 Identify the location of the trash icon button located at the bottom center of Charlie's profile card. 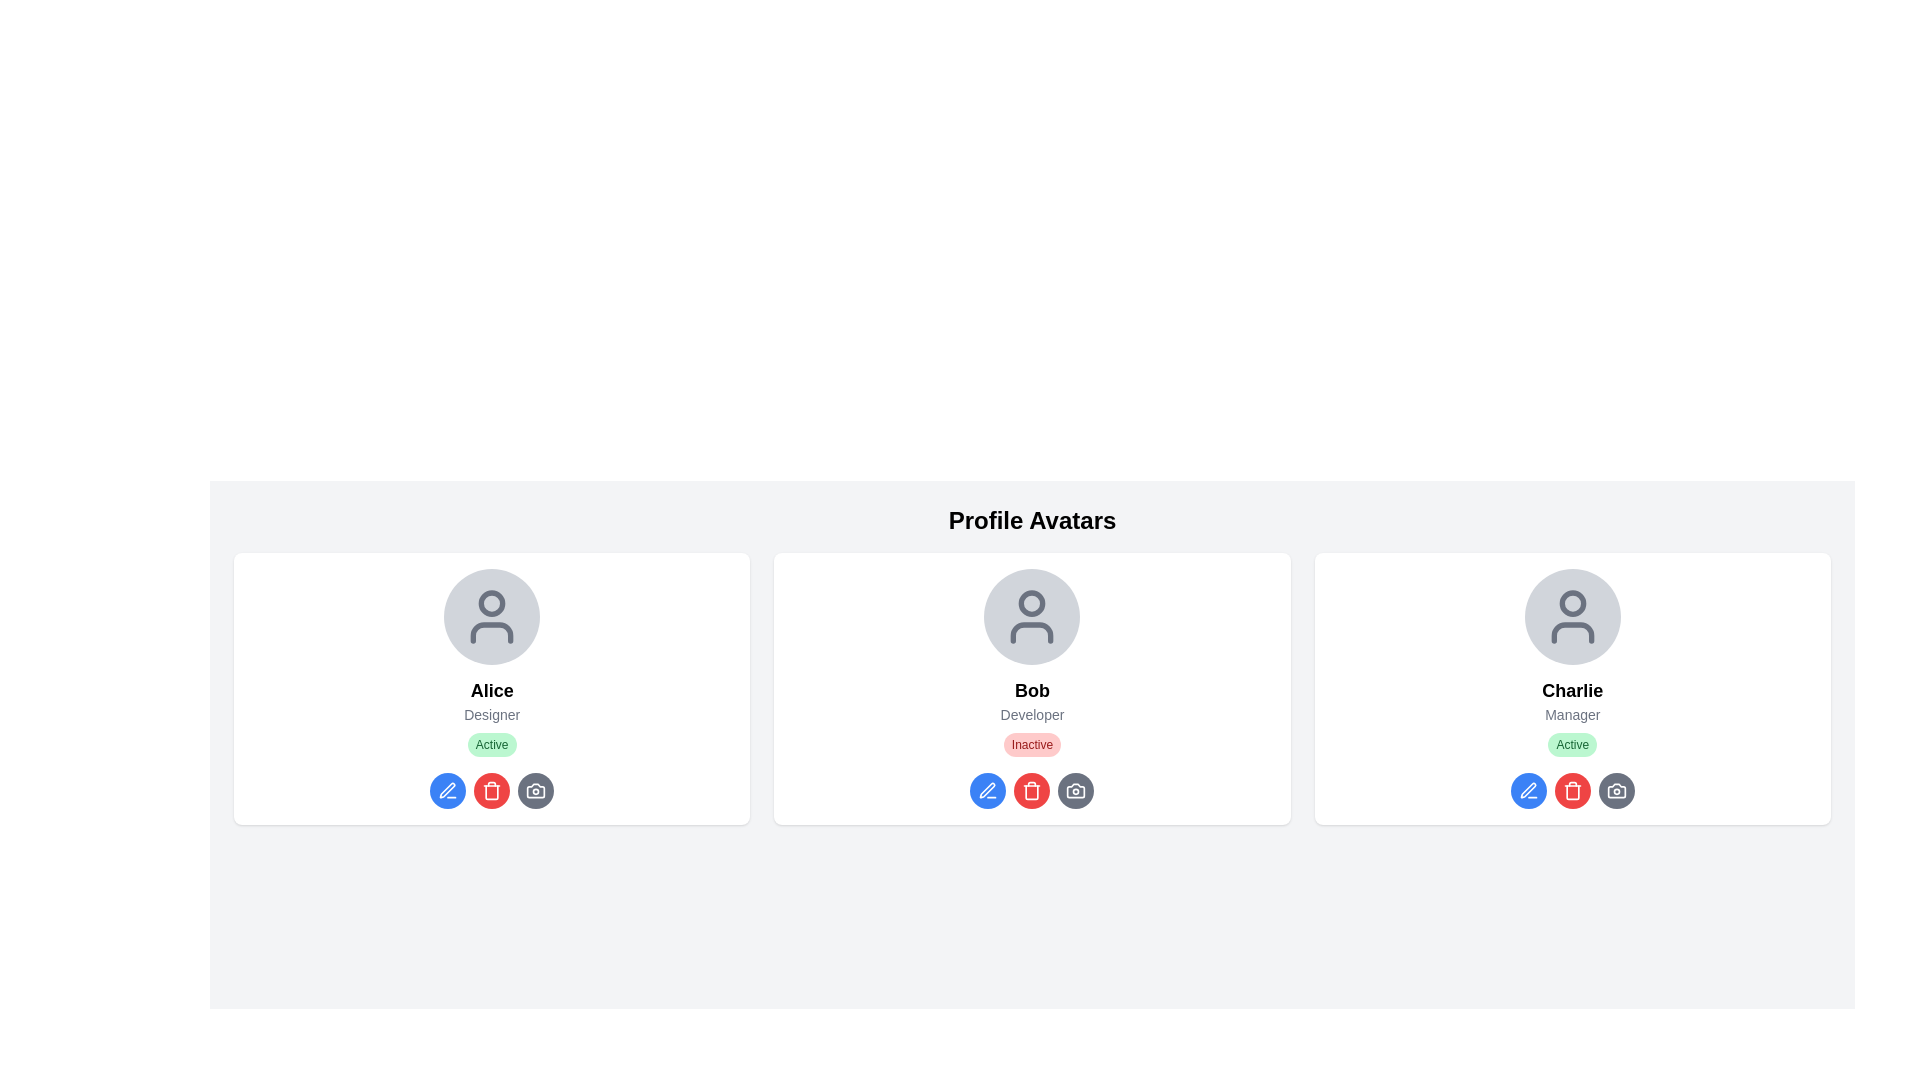
(1571, 789).